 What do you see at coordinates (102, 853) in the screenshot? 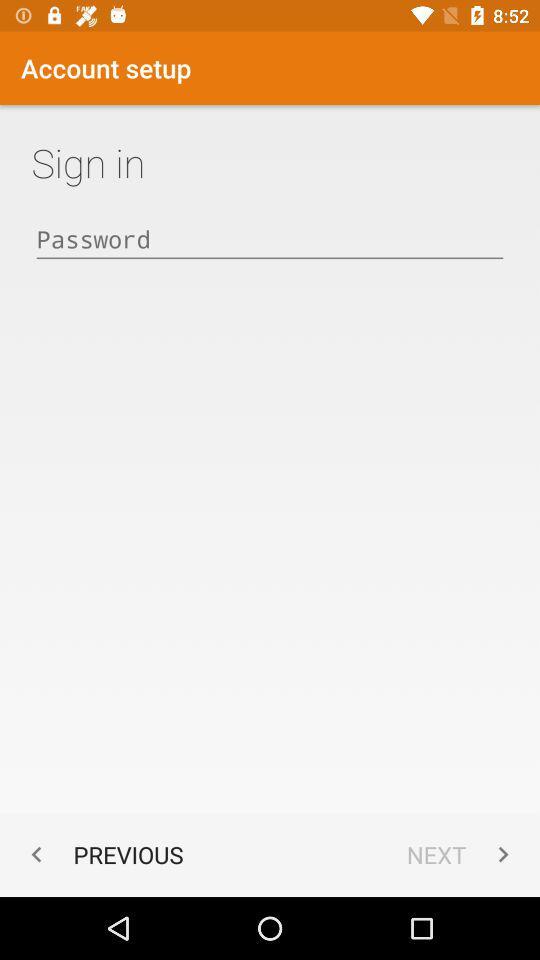
I see `app at the bottom left corner` at bounding box center [102, 853].